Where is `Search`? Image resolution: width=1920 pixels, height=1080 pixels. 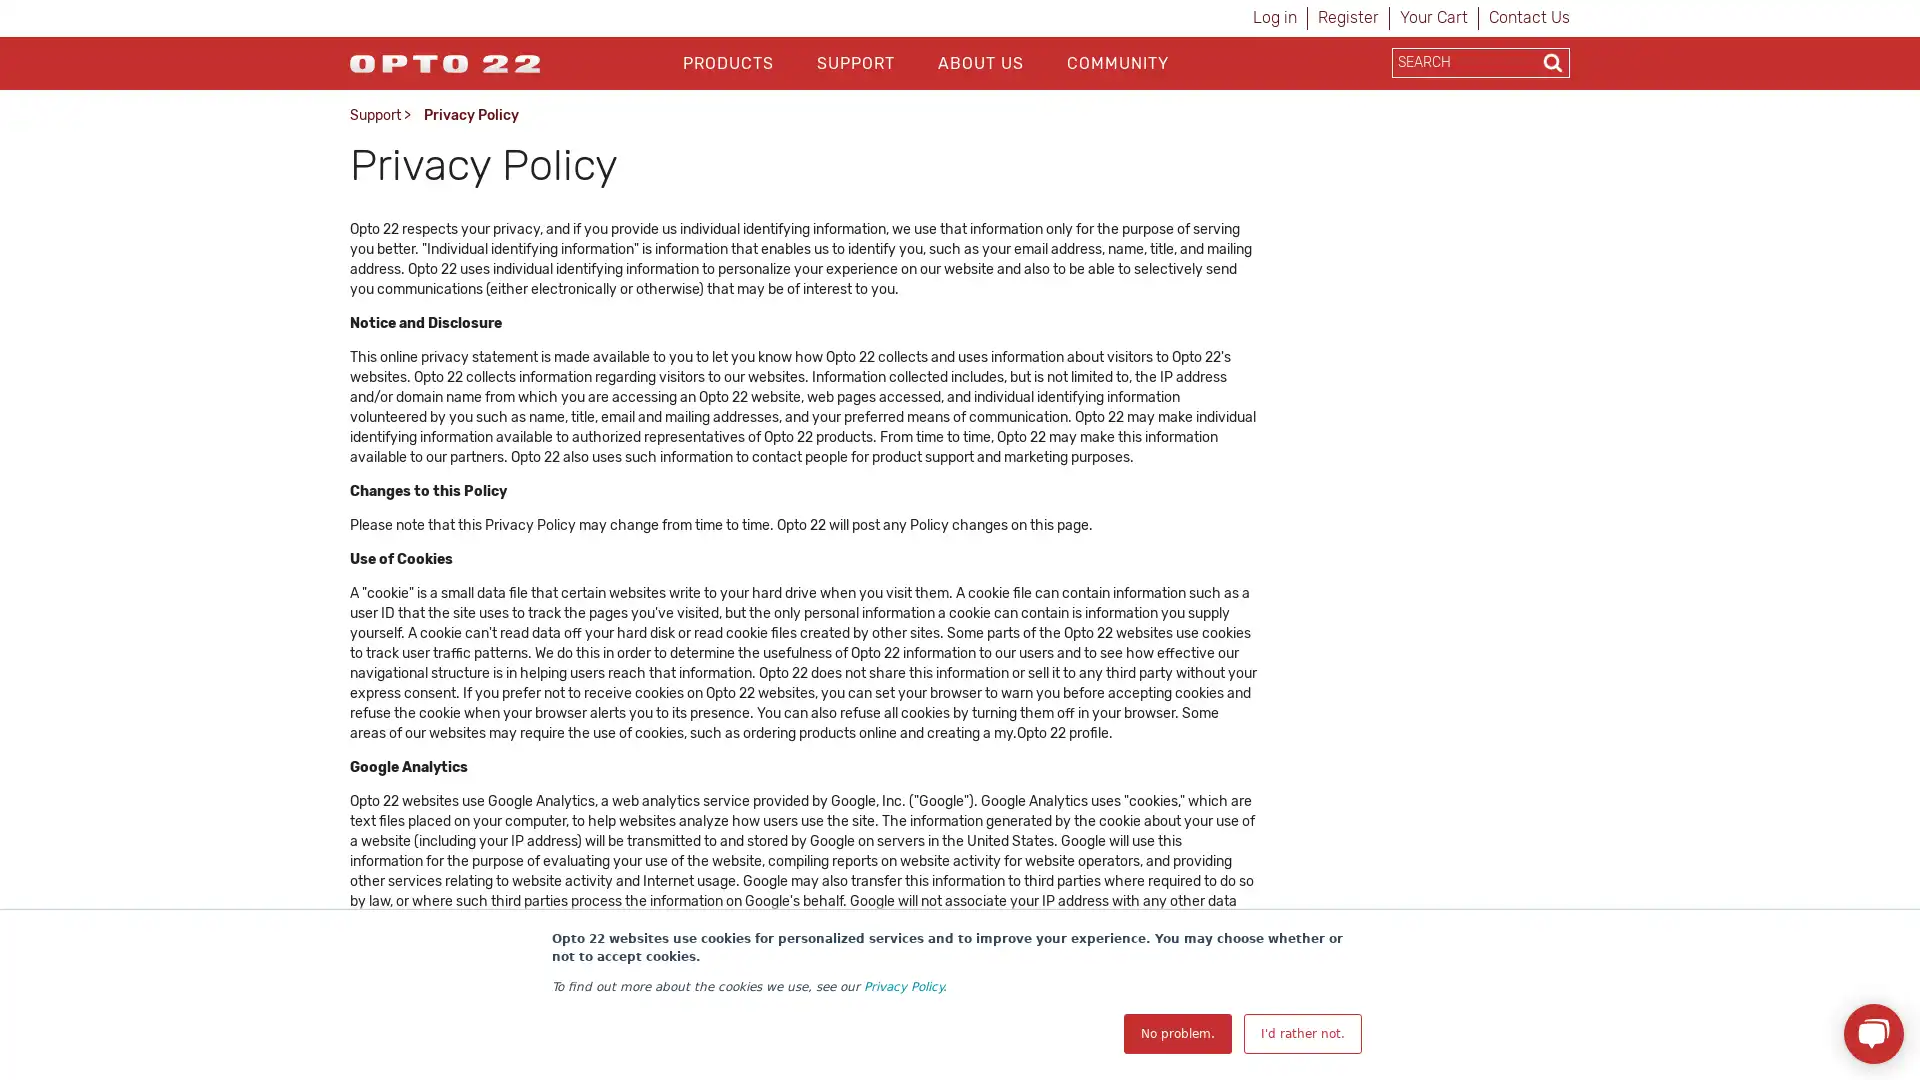 Search is located at coordinates (1552, 60).